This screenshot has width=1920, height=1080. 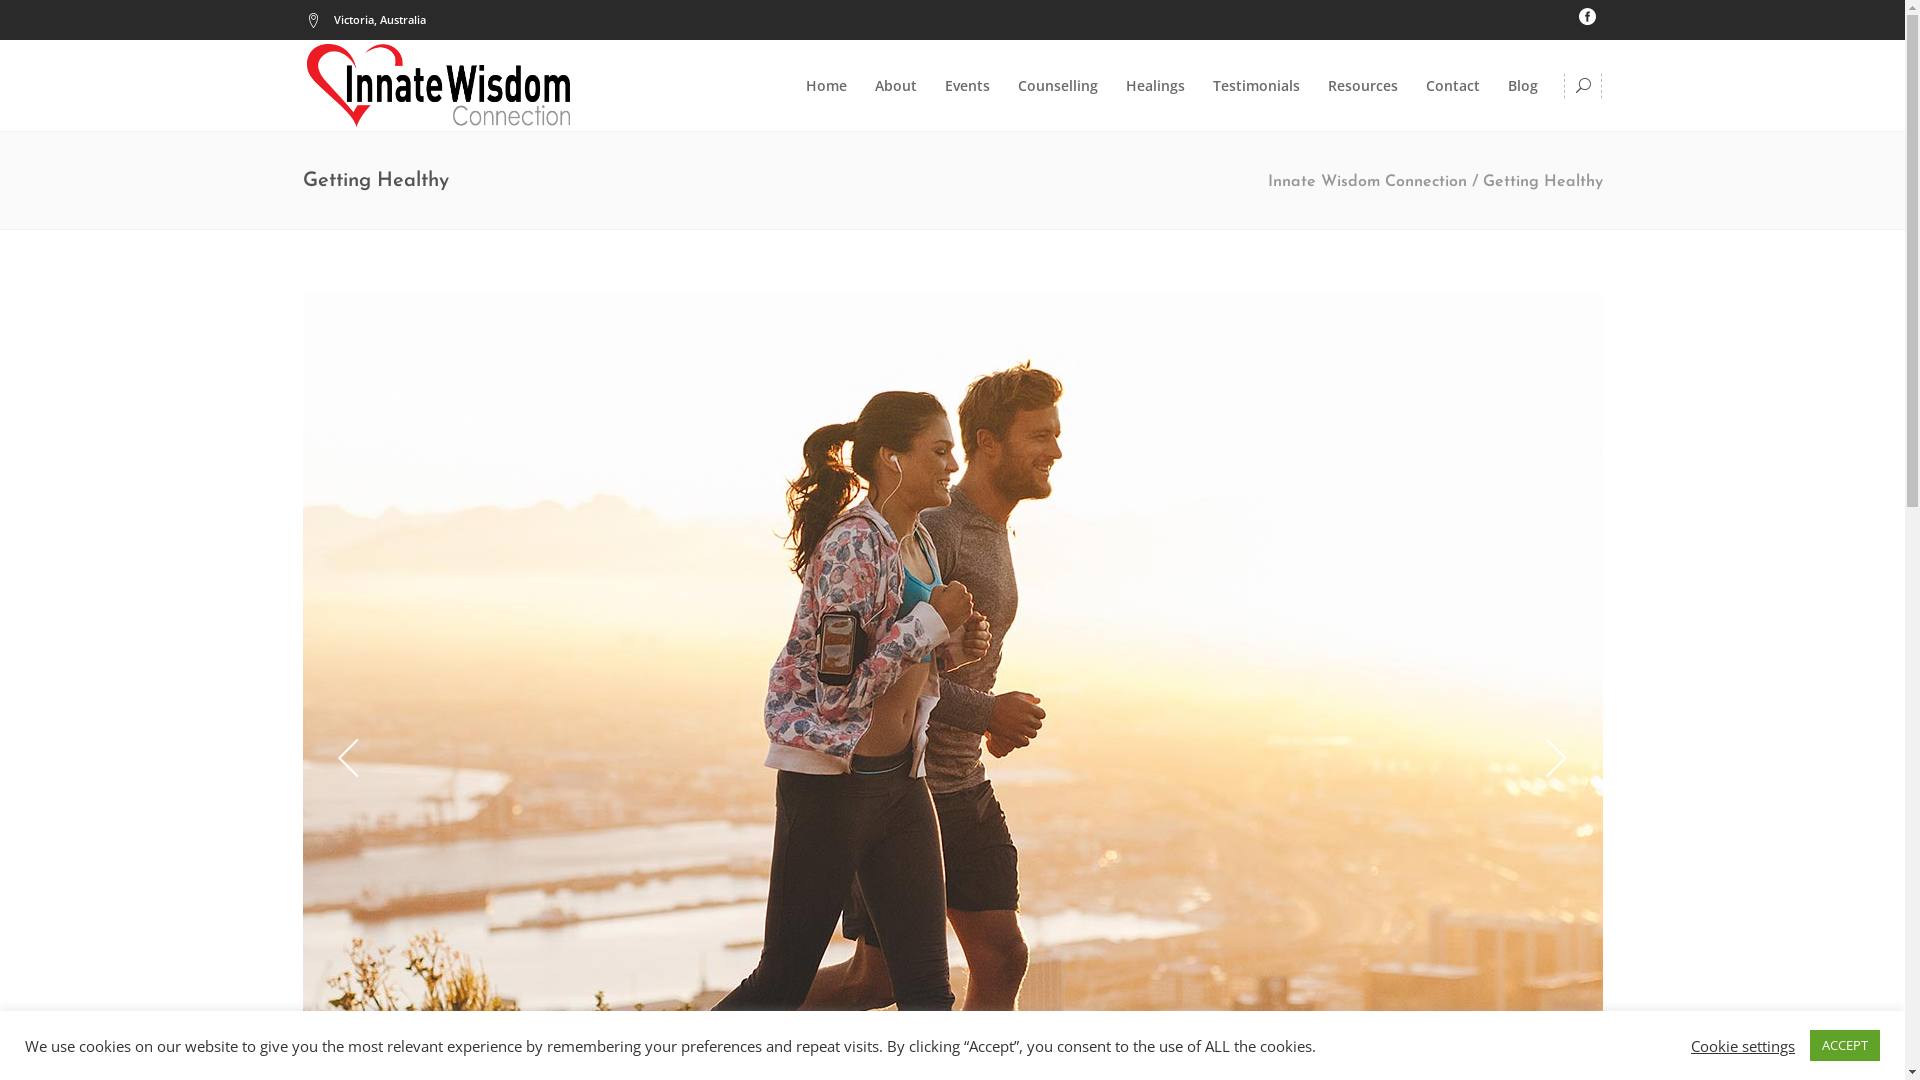 What do you see at coordinates (1003, 84) in the screenshot?
I see `'Counselling'` at bounding box center [1003, 84].